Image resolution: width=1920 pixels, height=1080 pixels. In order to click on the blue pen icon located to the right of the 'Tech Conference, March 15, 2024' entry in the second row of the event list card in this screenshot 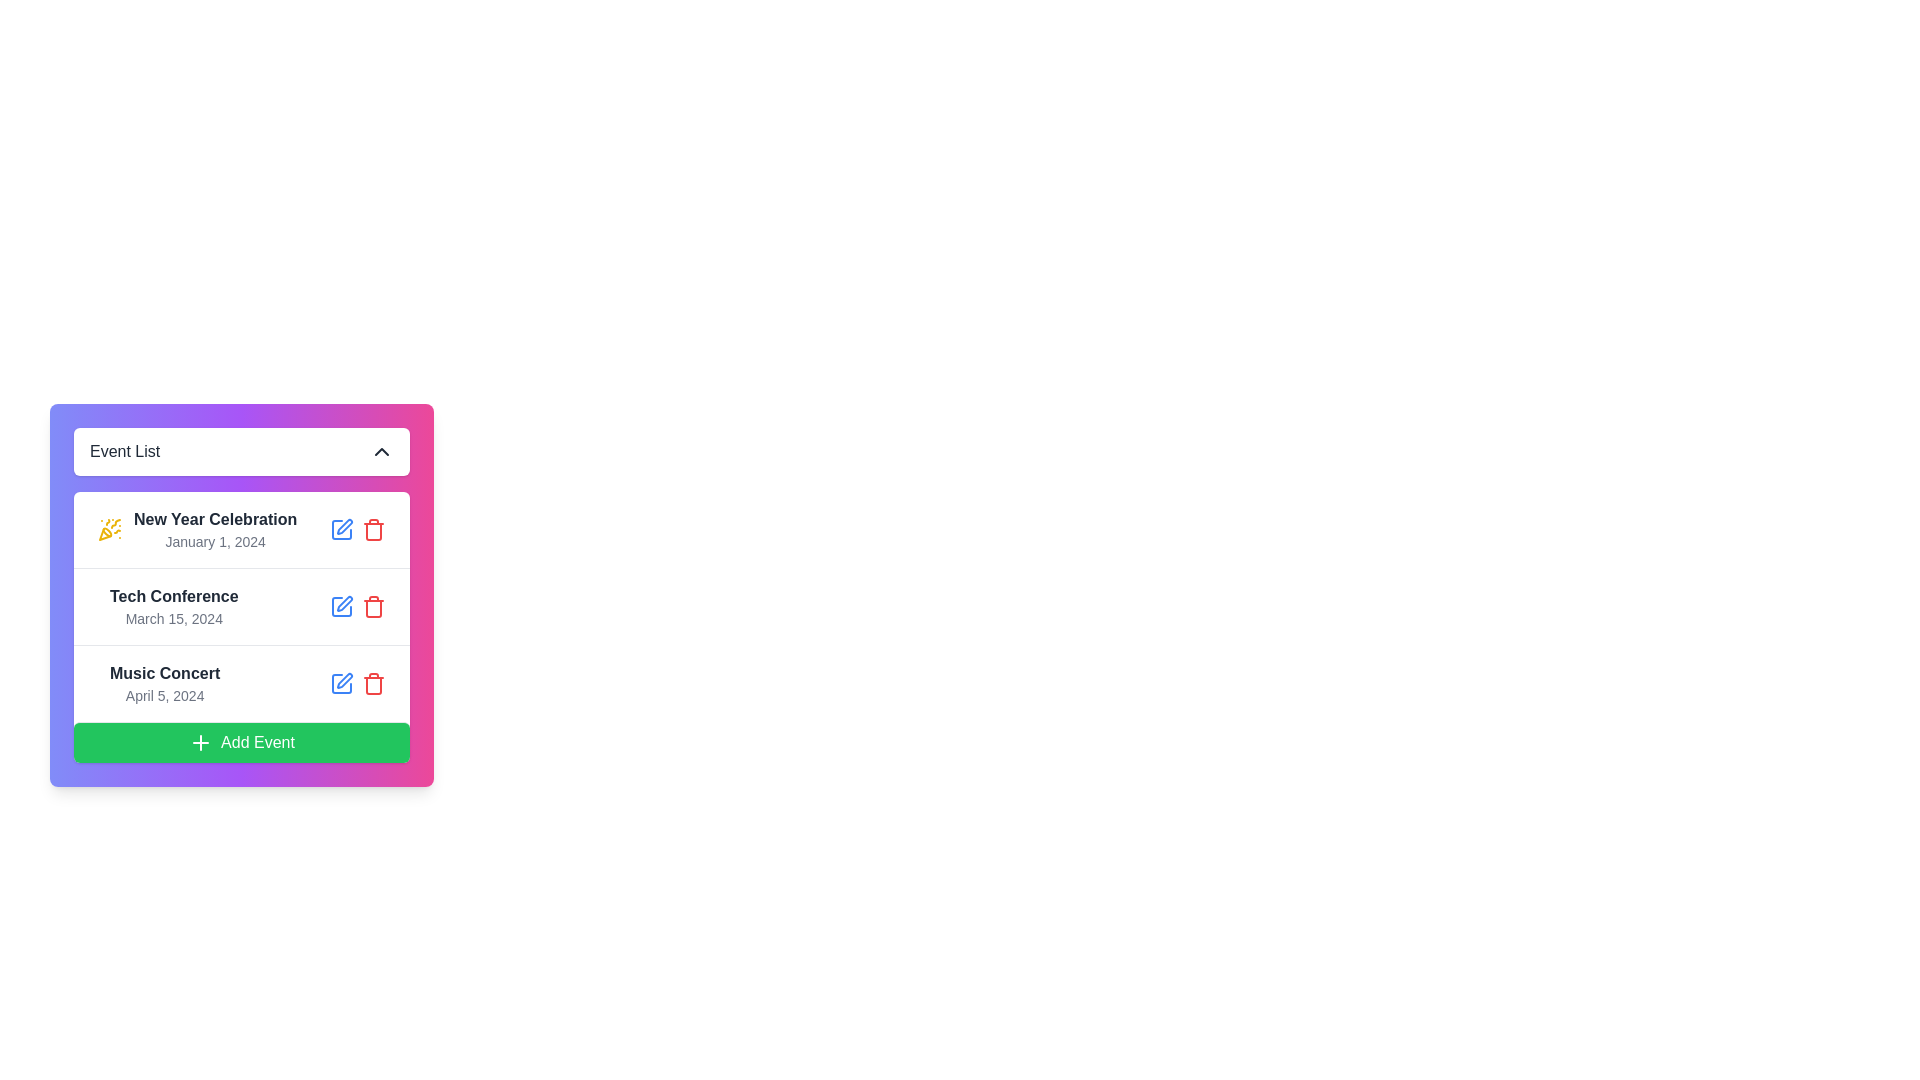, I will do `click(358, 605)`.